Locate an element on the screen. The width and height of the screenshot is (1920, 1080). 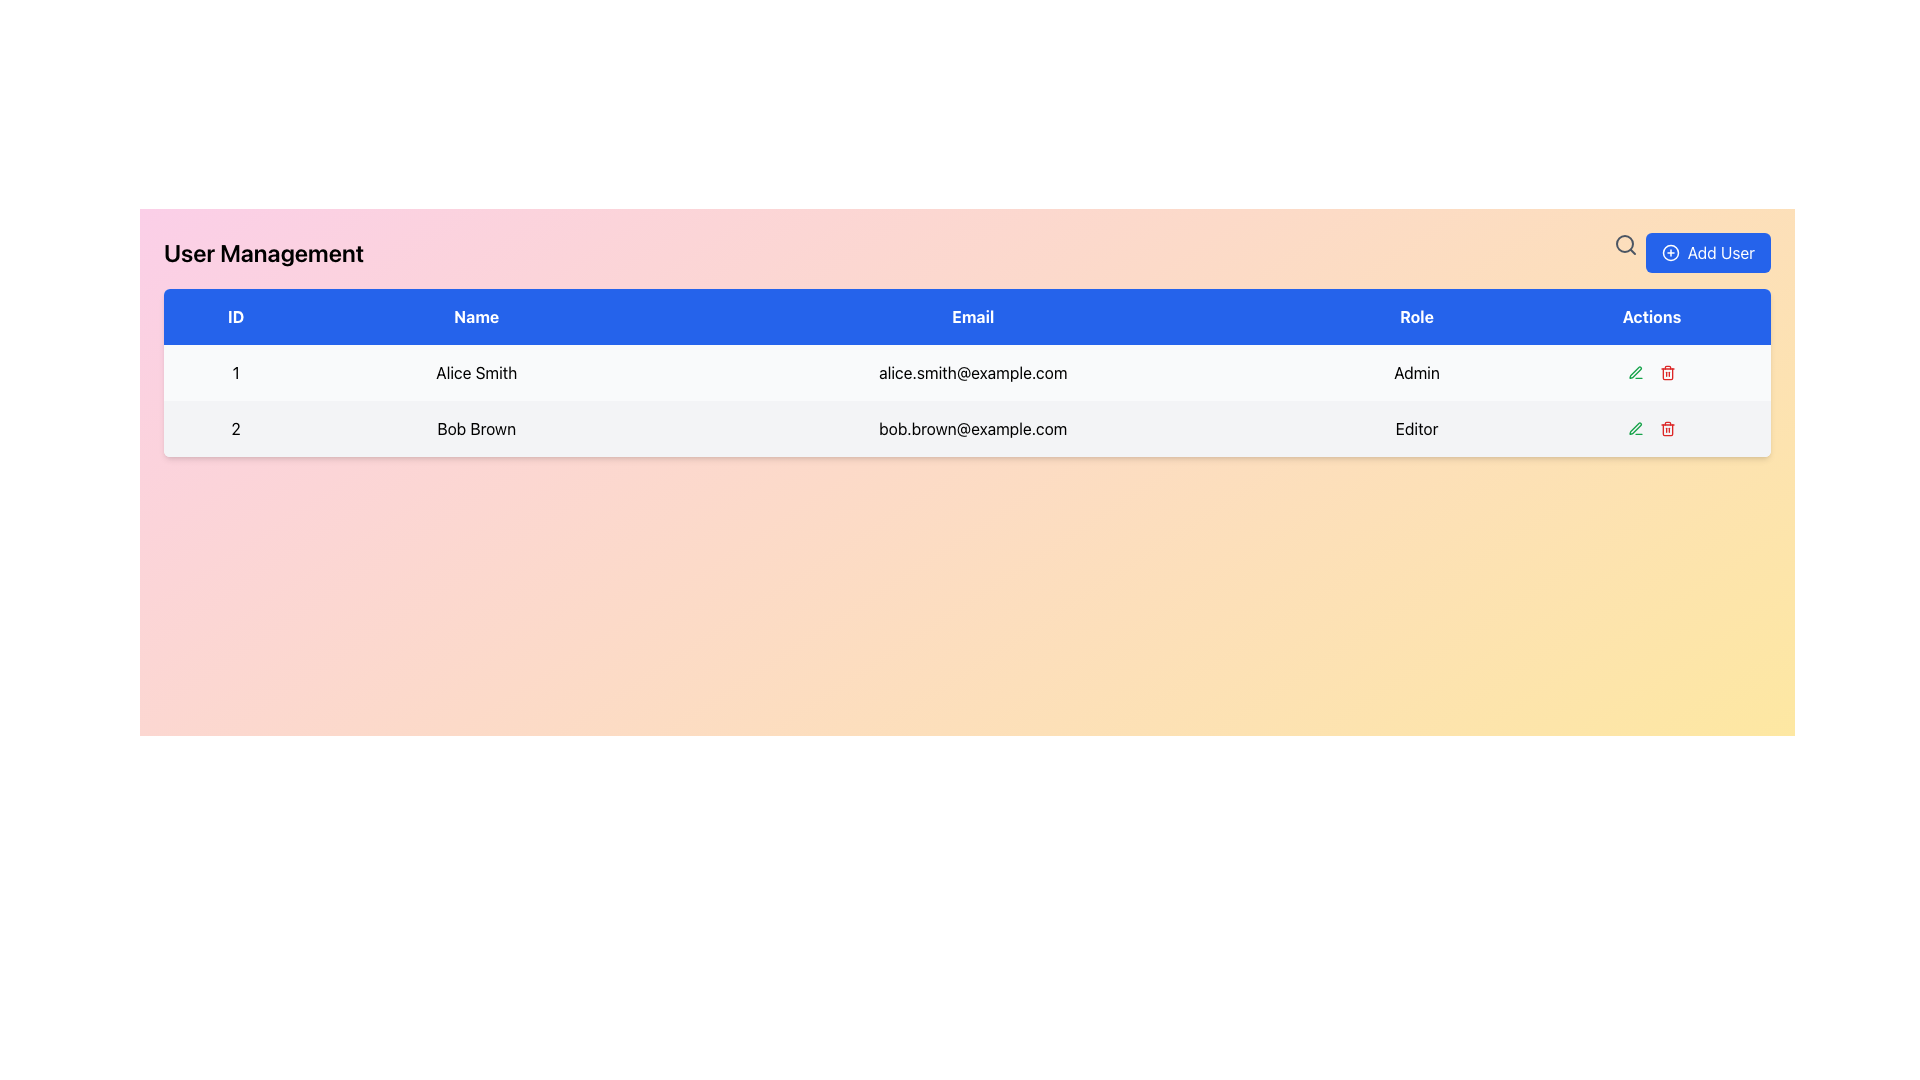
the 'Role' column header label, which identifies the data category for the column in the table, positioned between the 'Email' and 'Actions' headers is located at coordinates (1415, 315).